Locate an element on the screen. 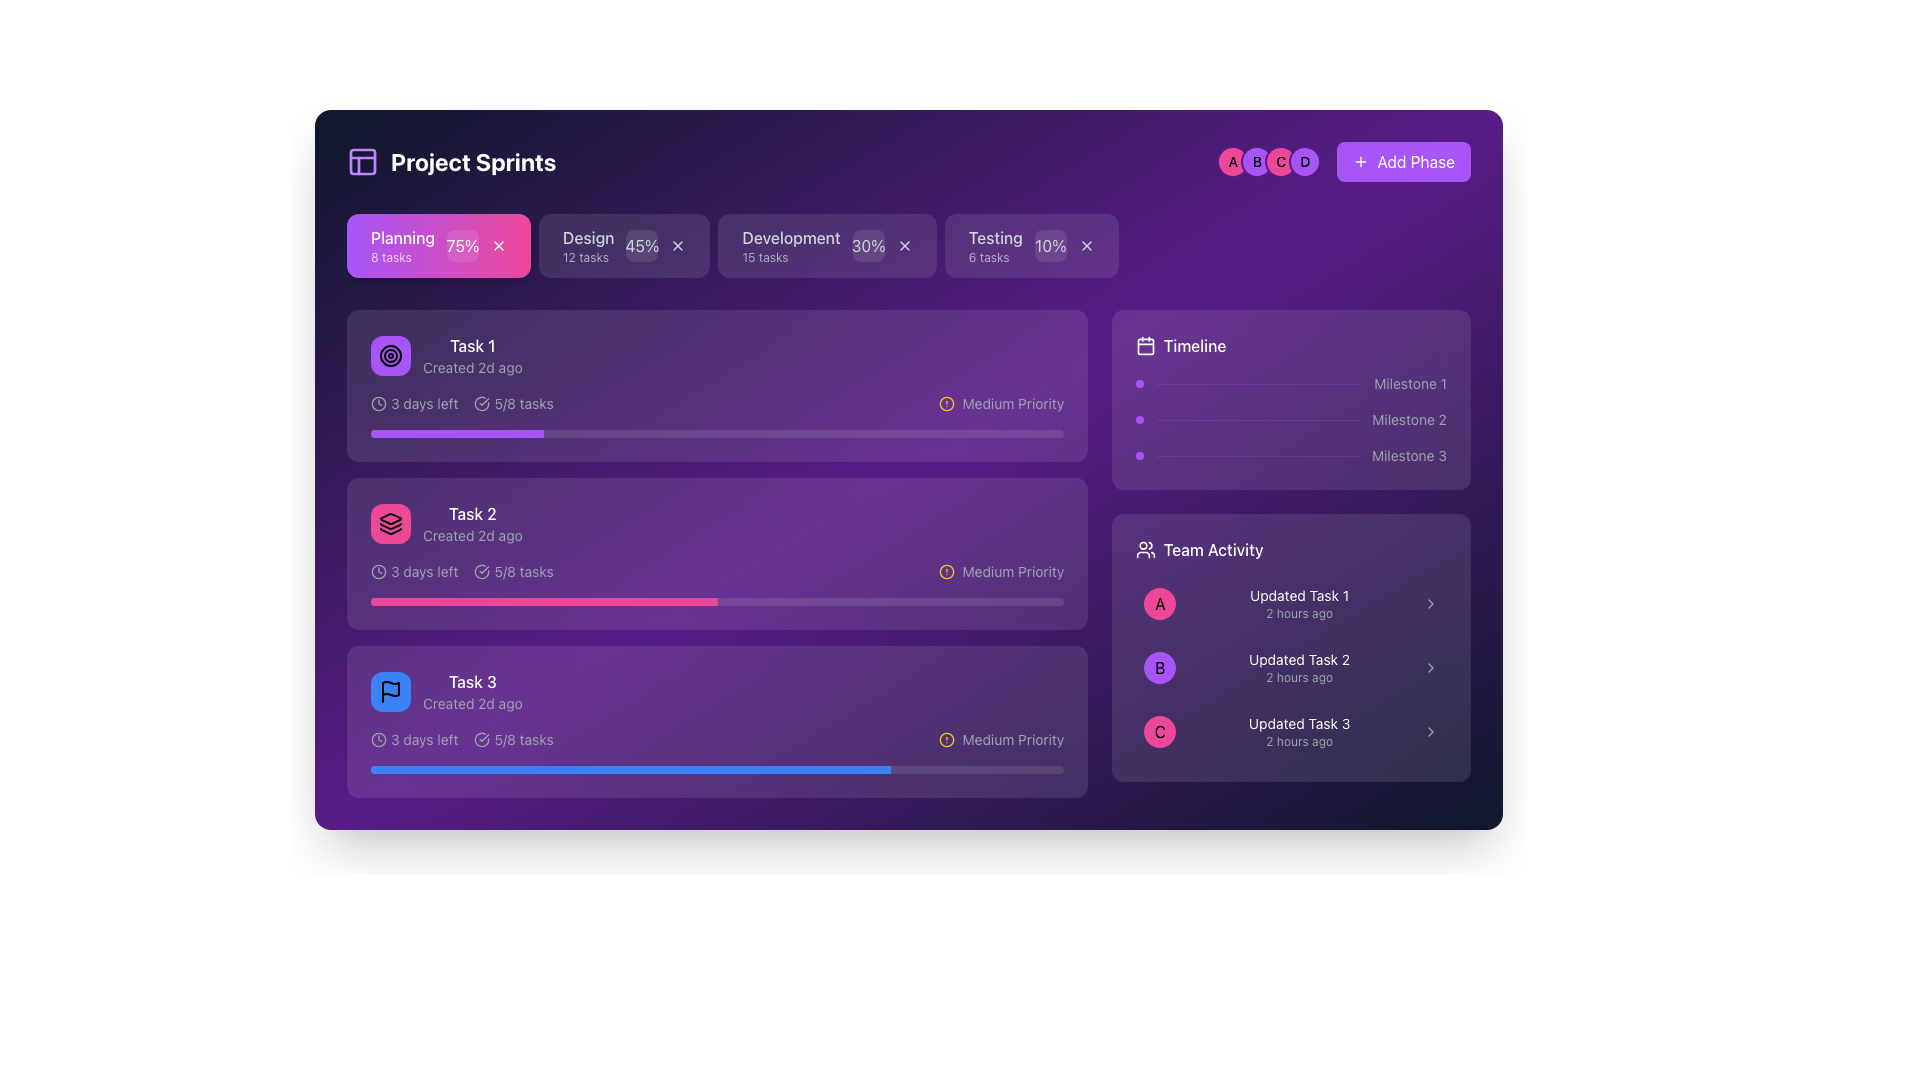 The width and height of the screenshot is (1920, 1080). the 'Project Sprints' button, which is styled with bold white text against a dark purple background, to trigger a potential tooltip is located at coordinates (472, 161).